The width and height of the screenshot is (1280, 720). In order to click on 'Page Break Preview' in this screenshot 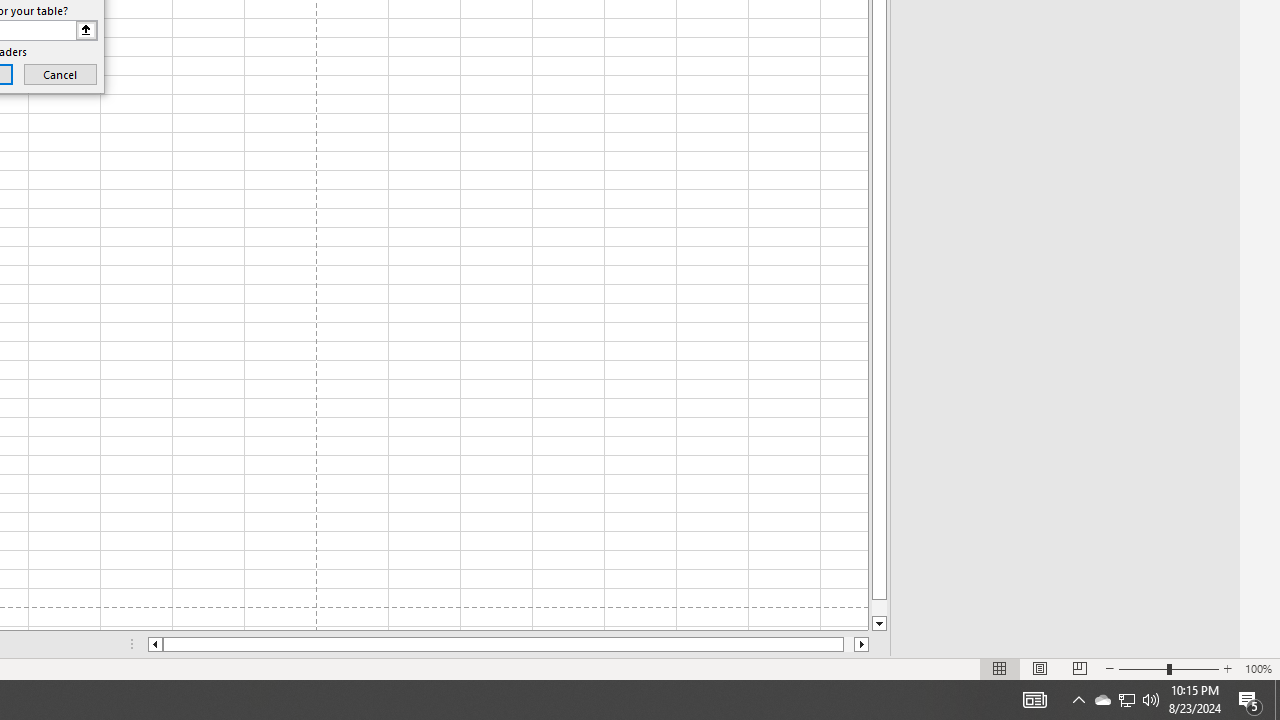, I will do `click(1078, 669)`.